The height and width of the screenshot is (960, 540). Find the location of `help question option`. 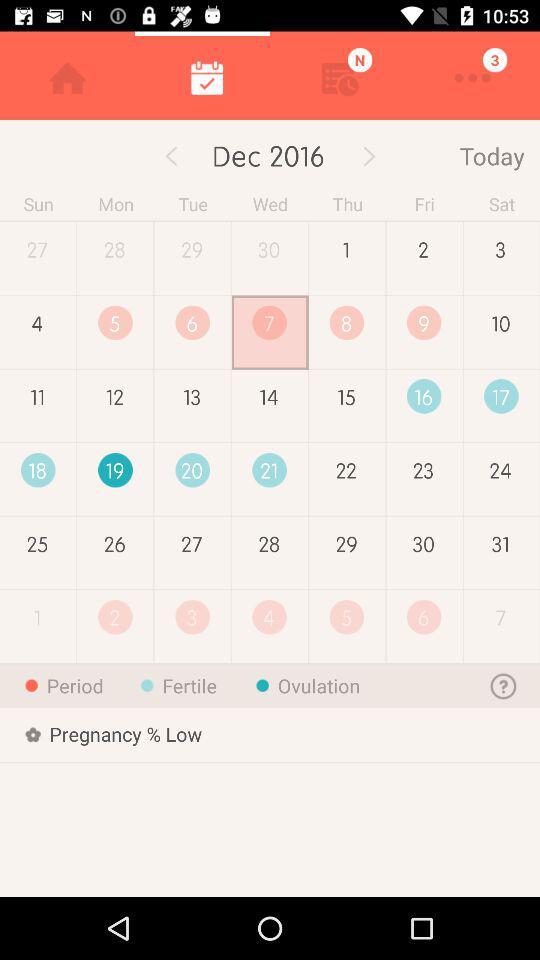

help question option is located at coordinates (503, 685).